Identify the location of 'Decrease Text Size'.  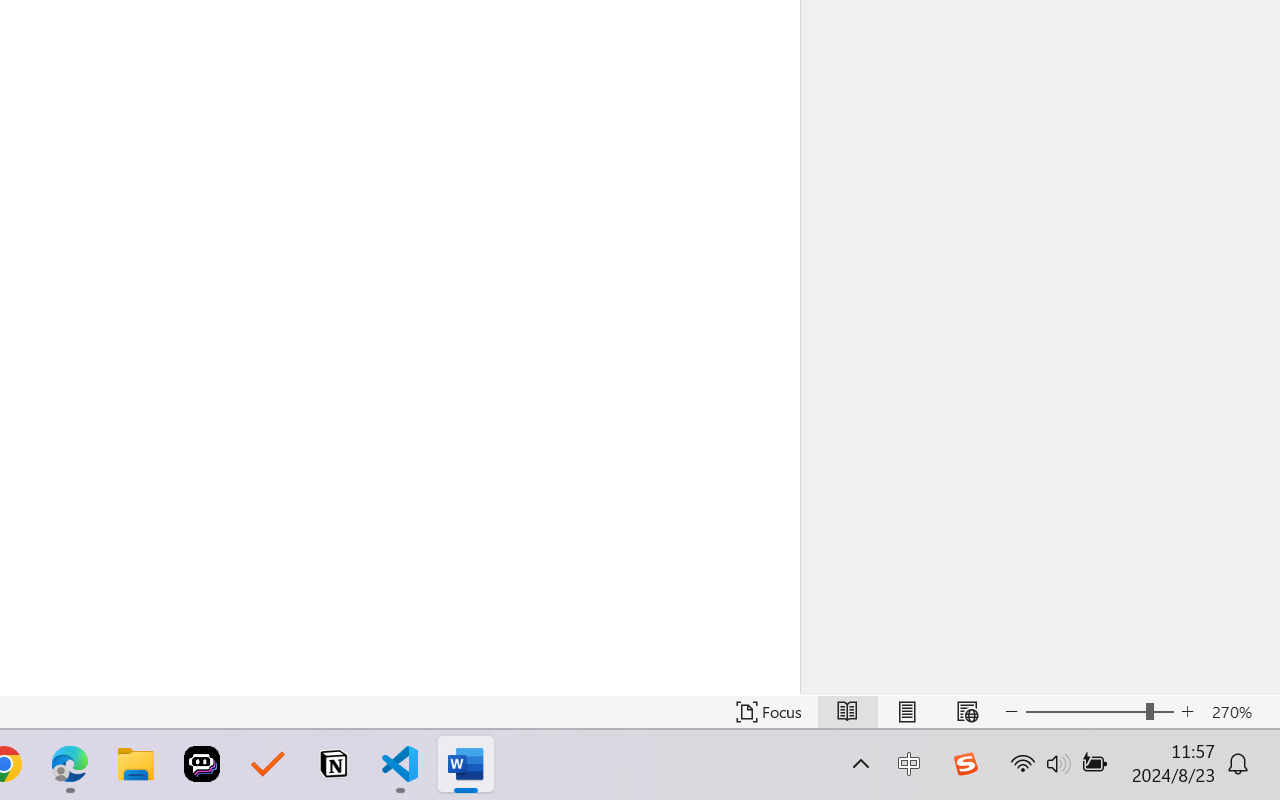
(1011, 711).